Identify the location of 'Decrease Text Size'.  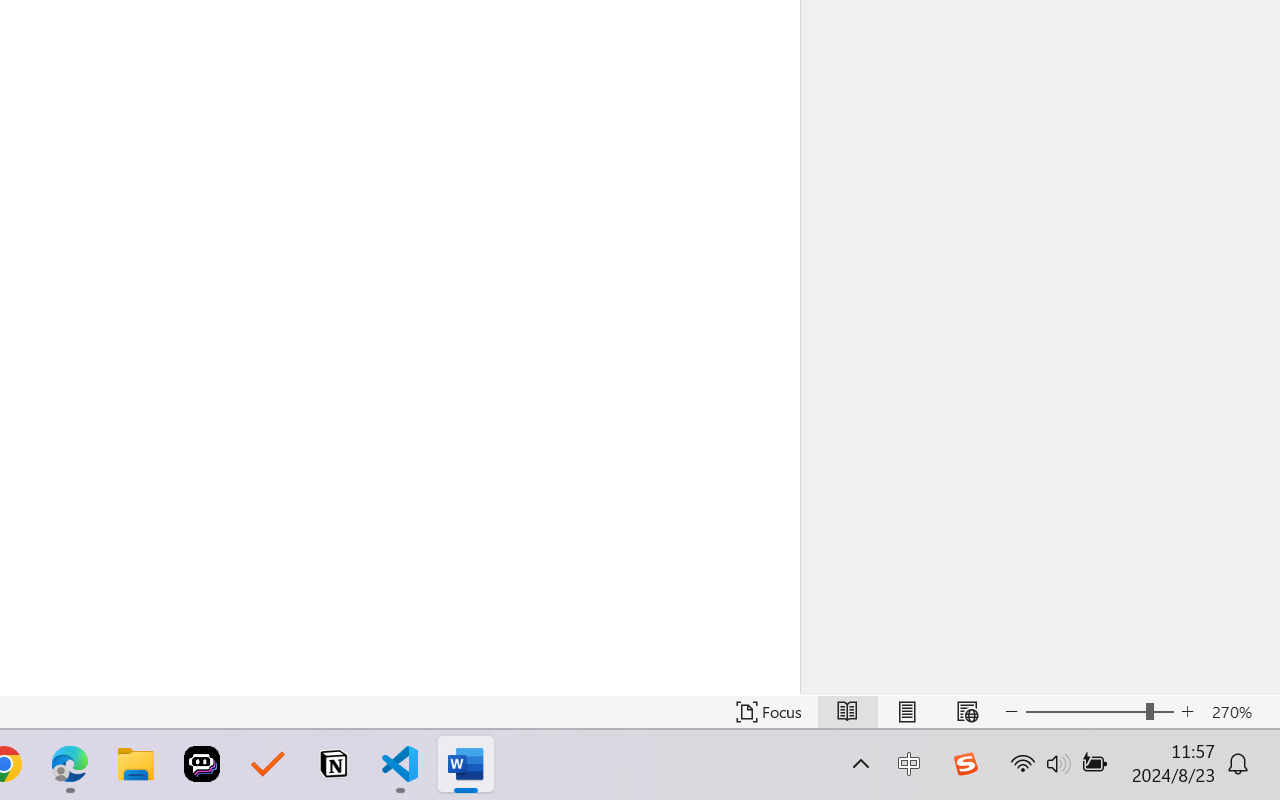
(1011, 711).